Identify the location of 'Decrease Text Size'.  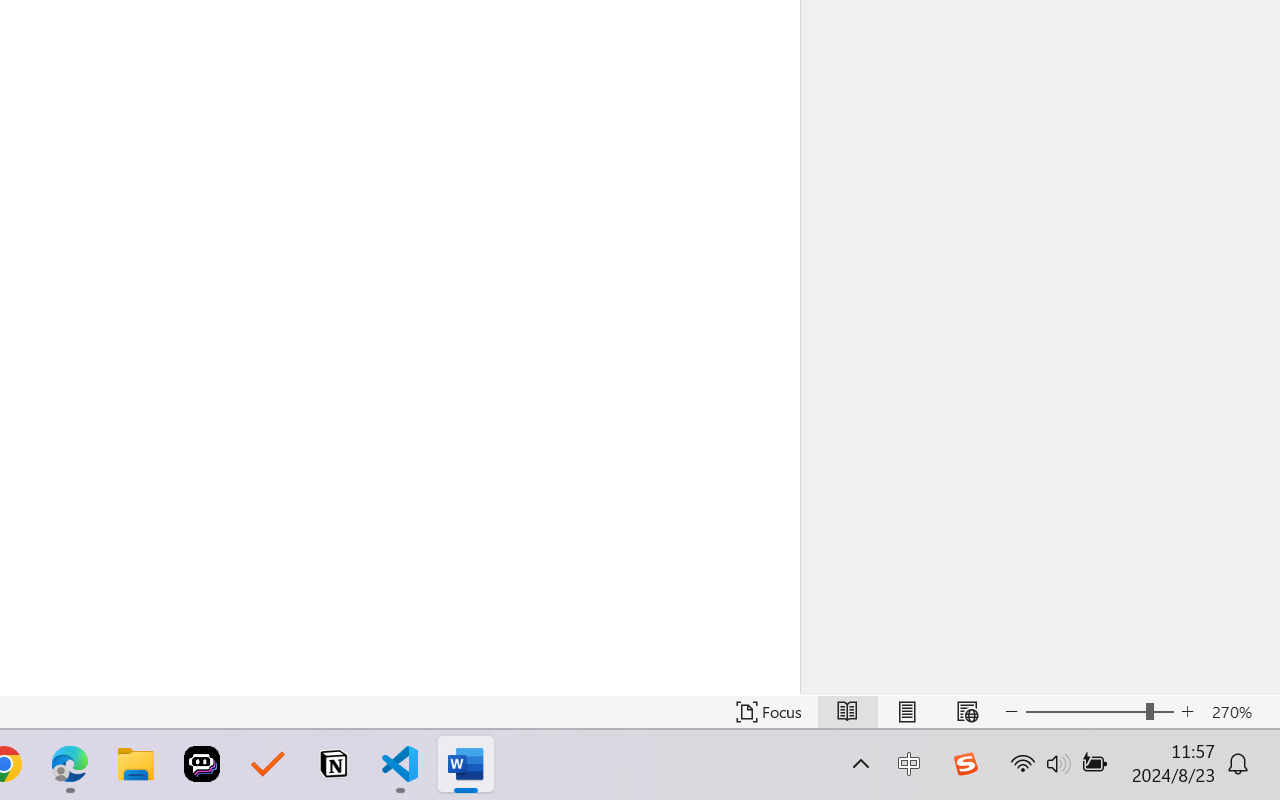
(1011, 711).